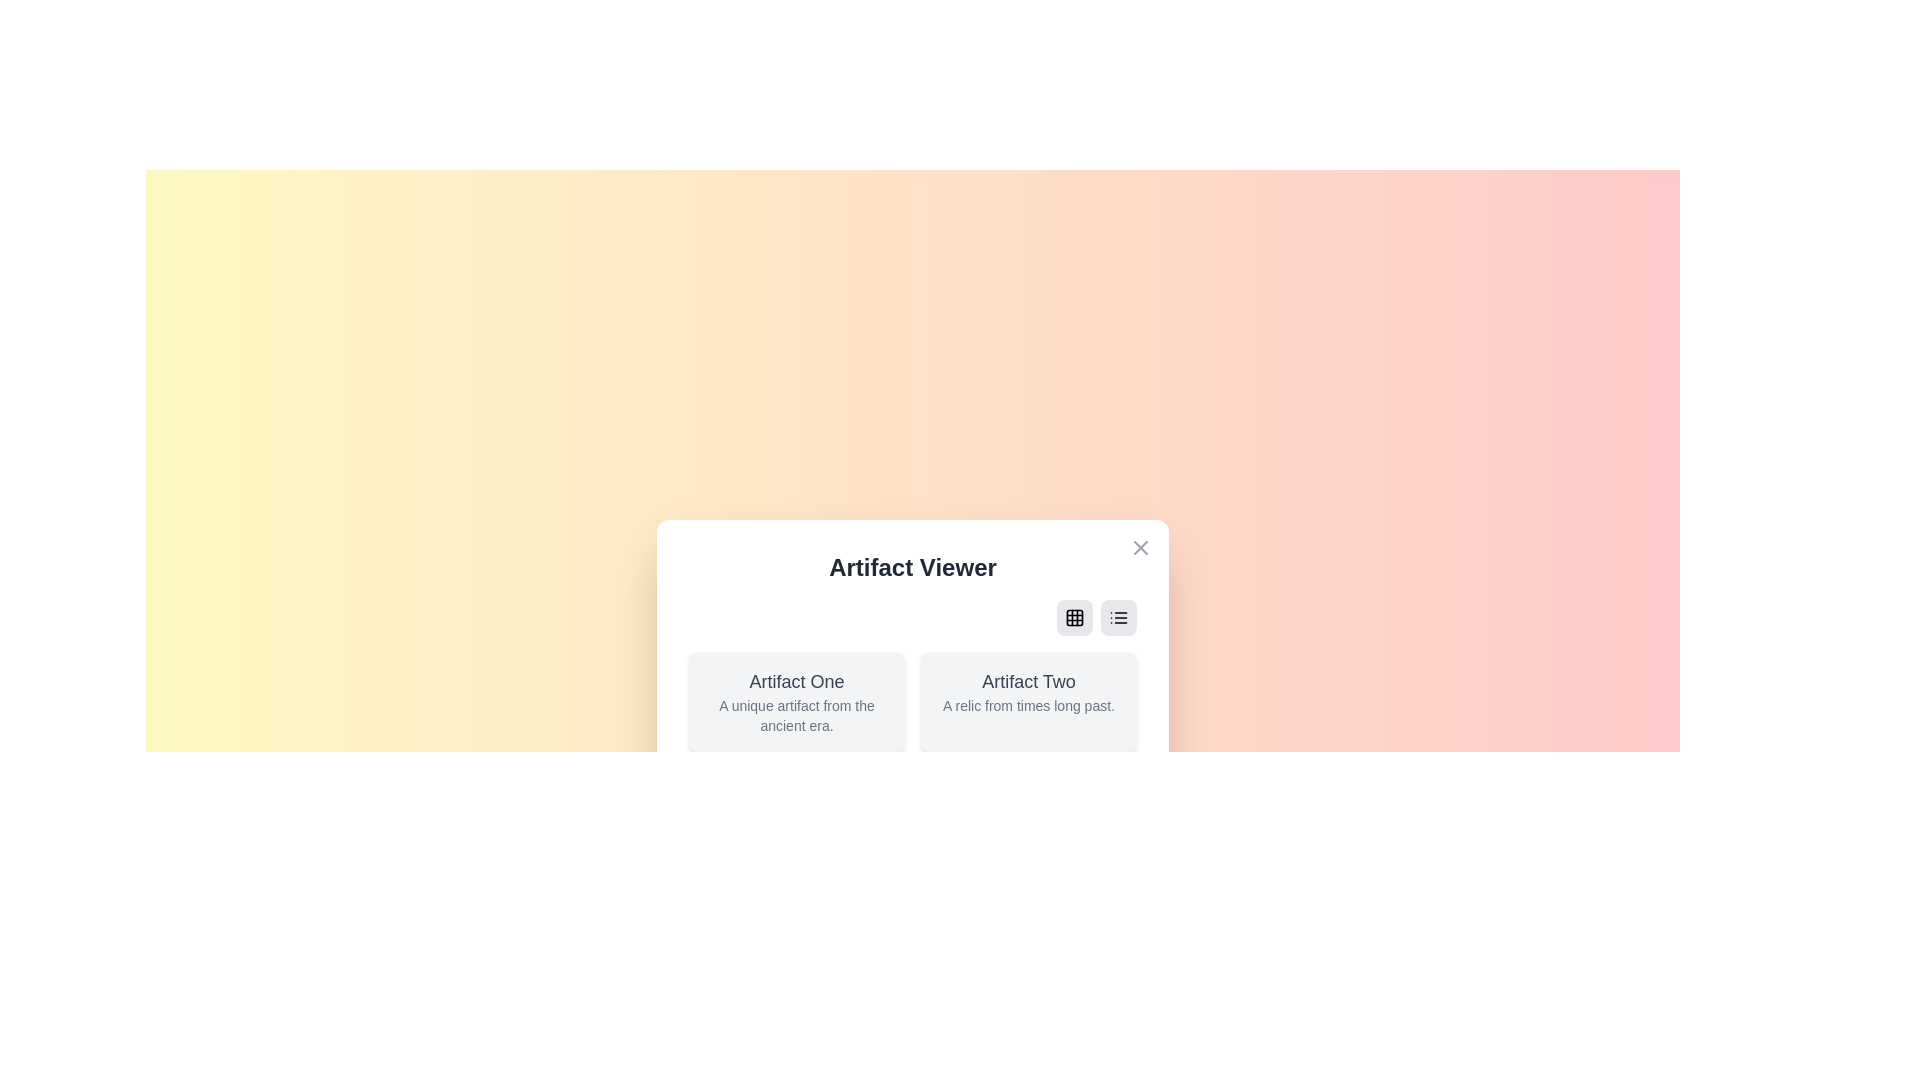 The height and width of the screenshot is (1080, 1920). Describe the element at coordinates (1074, 616) in the screenshot. I see `the button to switch the view to grid layout` at that location.